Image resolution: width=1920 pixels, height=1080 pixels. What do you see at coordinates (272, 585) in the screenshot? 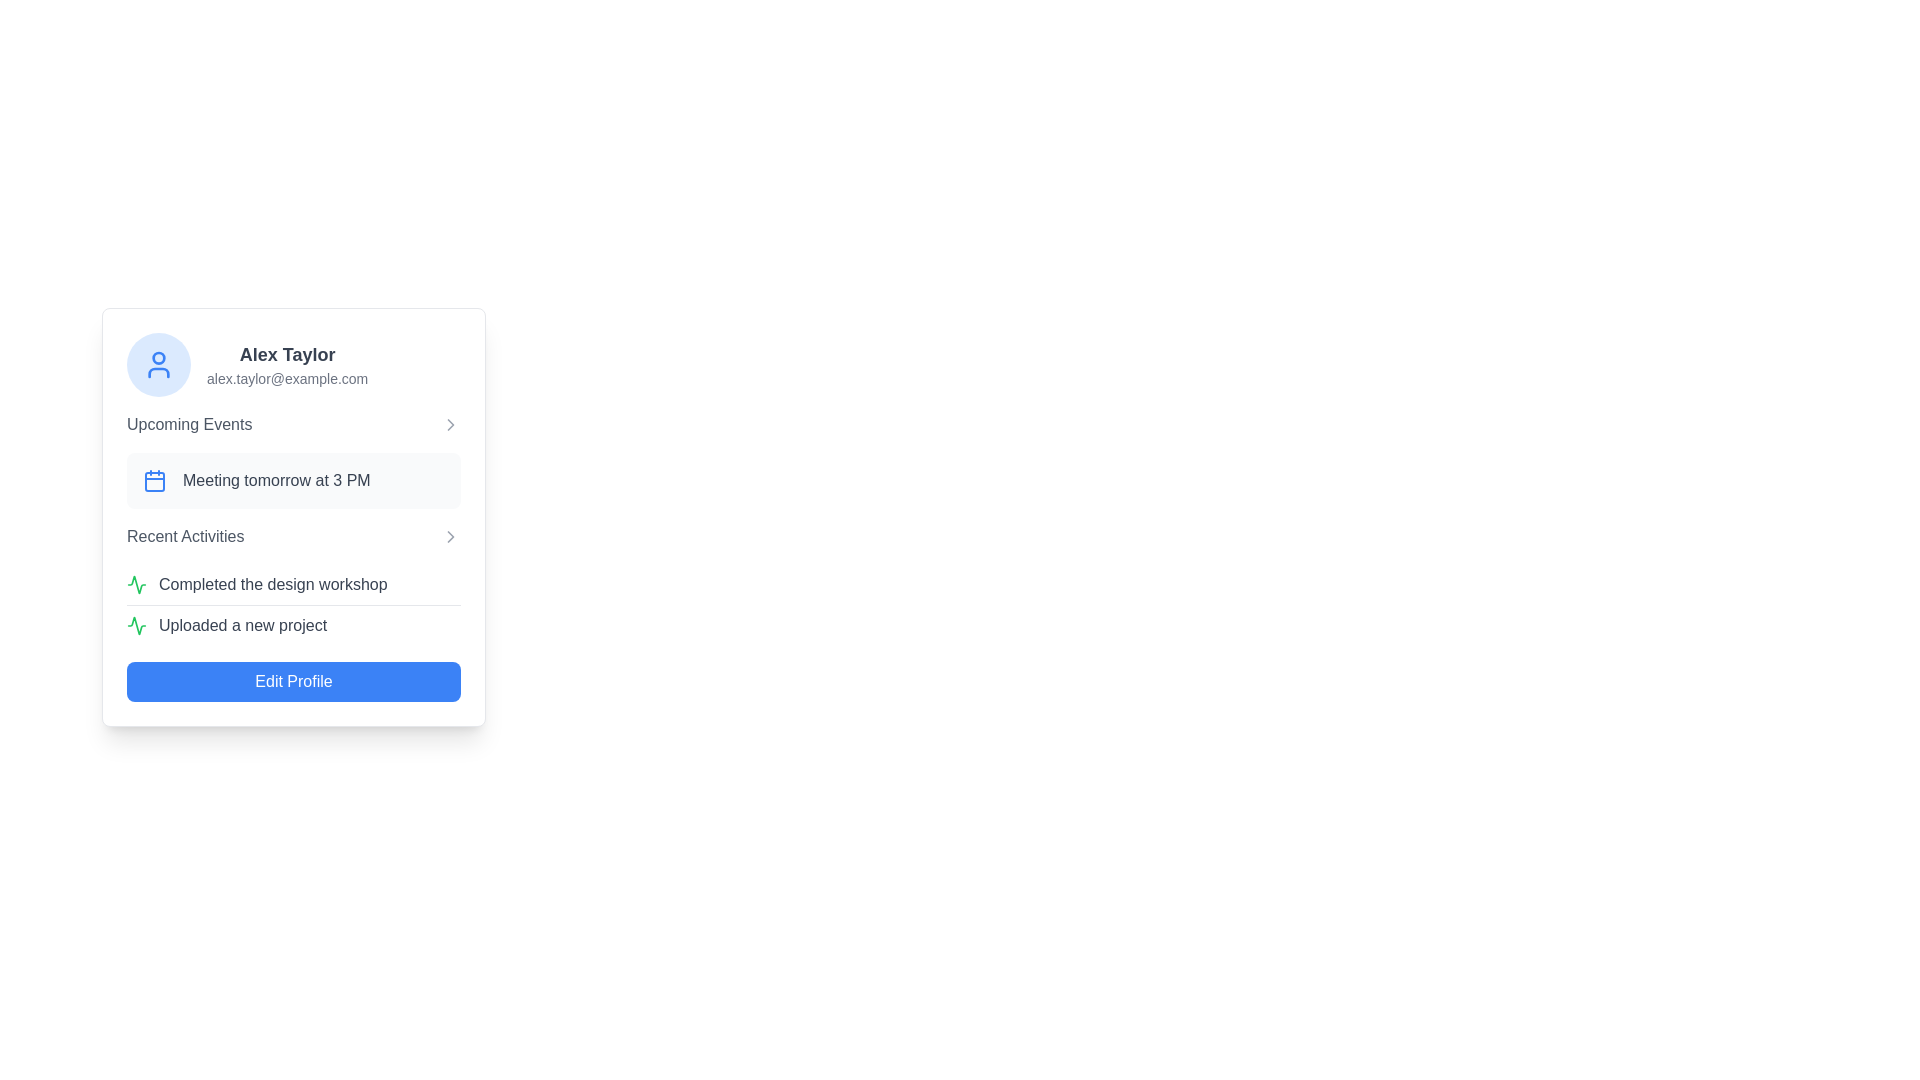
I see `the text node` at bounding box center [272, 585].